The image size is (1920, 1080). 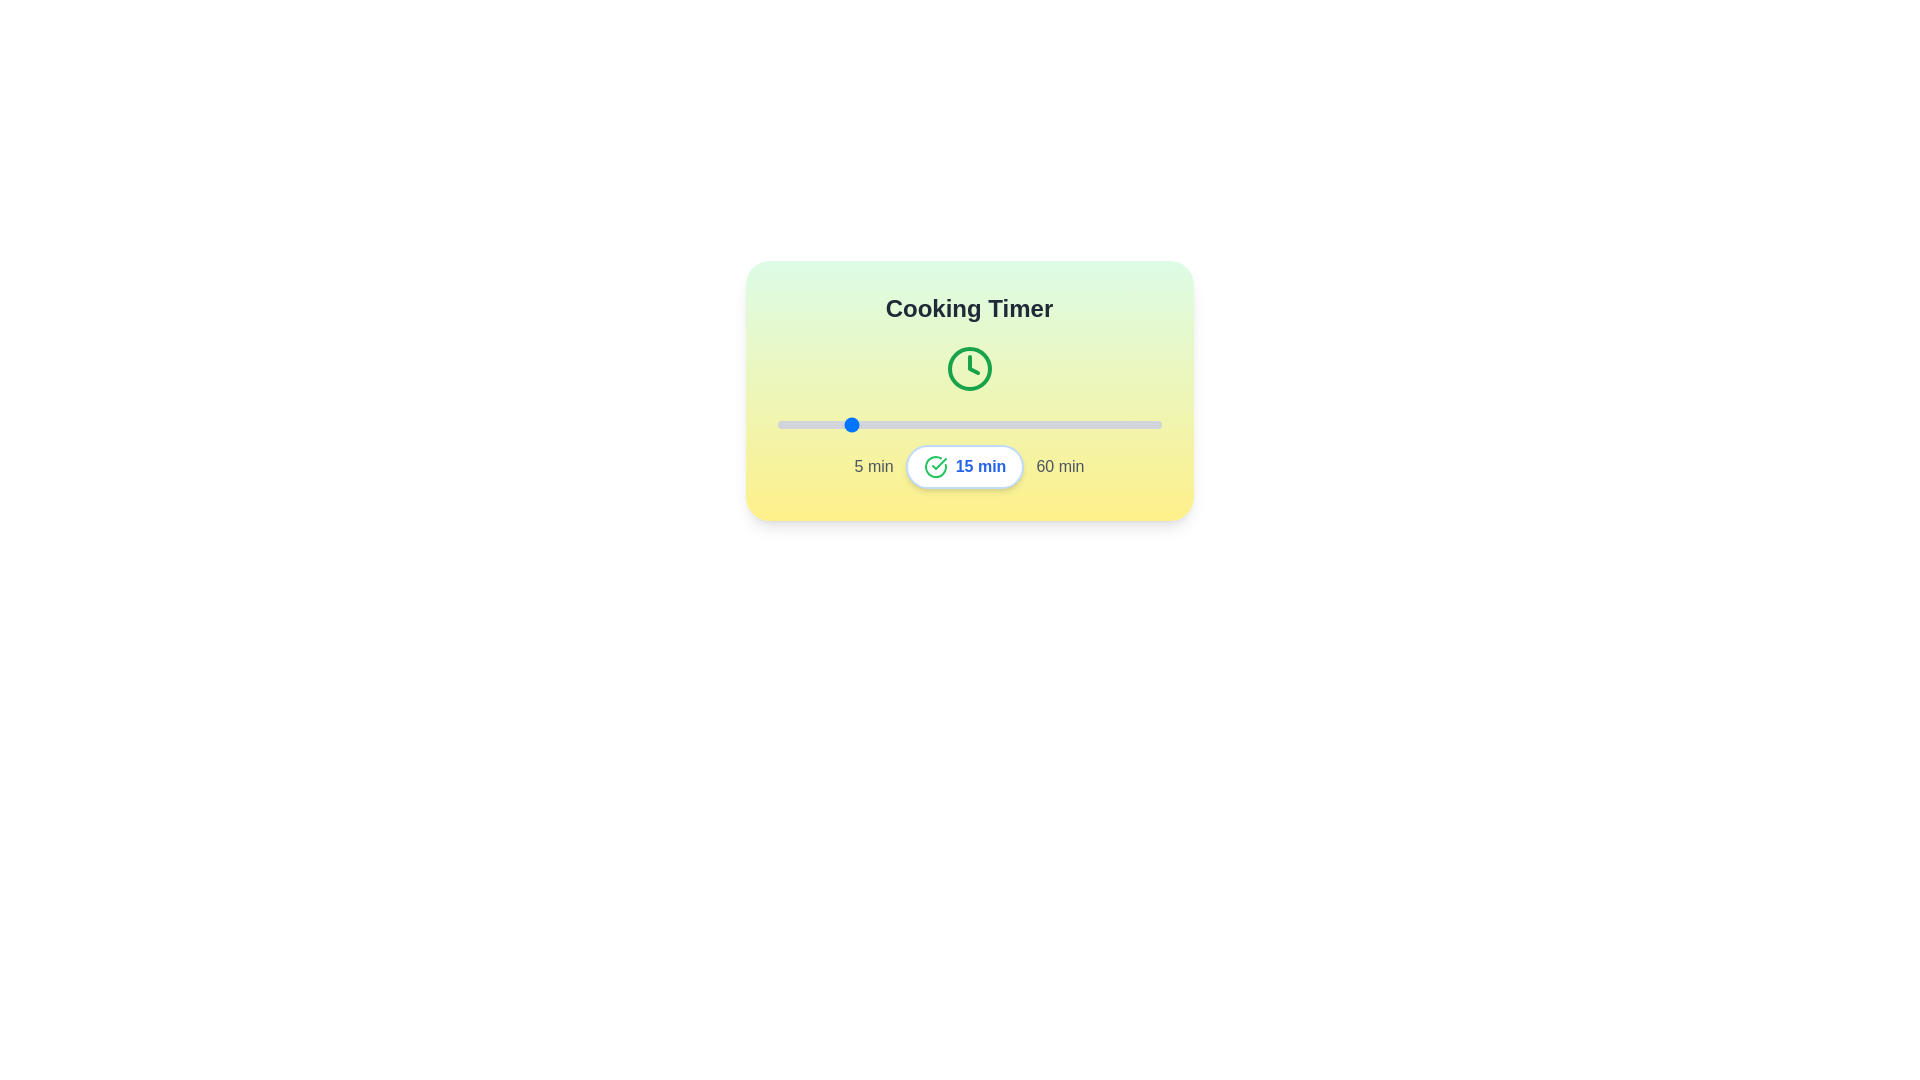 I want to click on text label displaying '60 min', which is the rightmost option in a group of three time options ('5 min', '15 min', and '60 min') arranged horizontally near the bottom of the card layout, so click(x=1059, y=466).